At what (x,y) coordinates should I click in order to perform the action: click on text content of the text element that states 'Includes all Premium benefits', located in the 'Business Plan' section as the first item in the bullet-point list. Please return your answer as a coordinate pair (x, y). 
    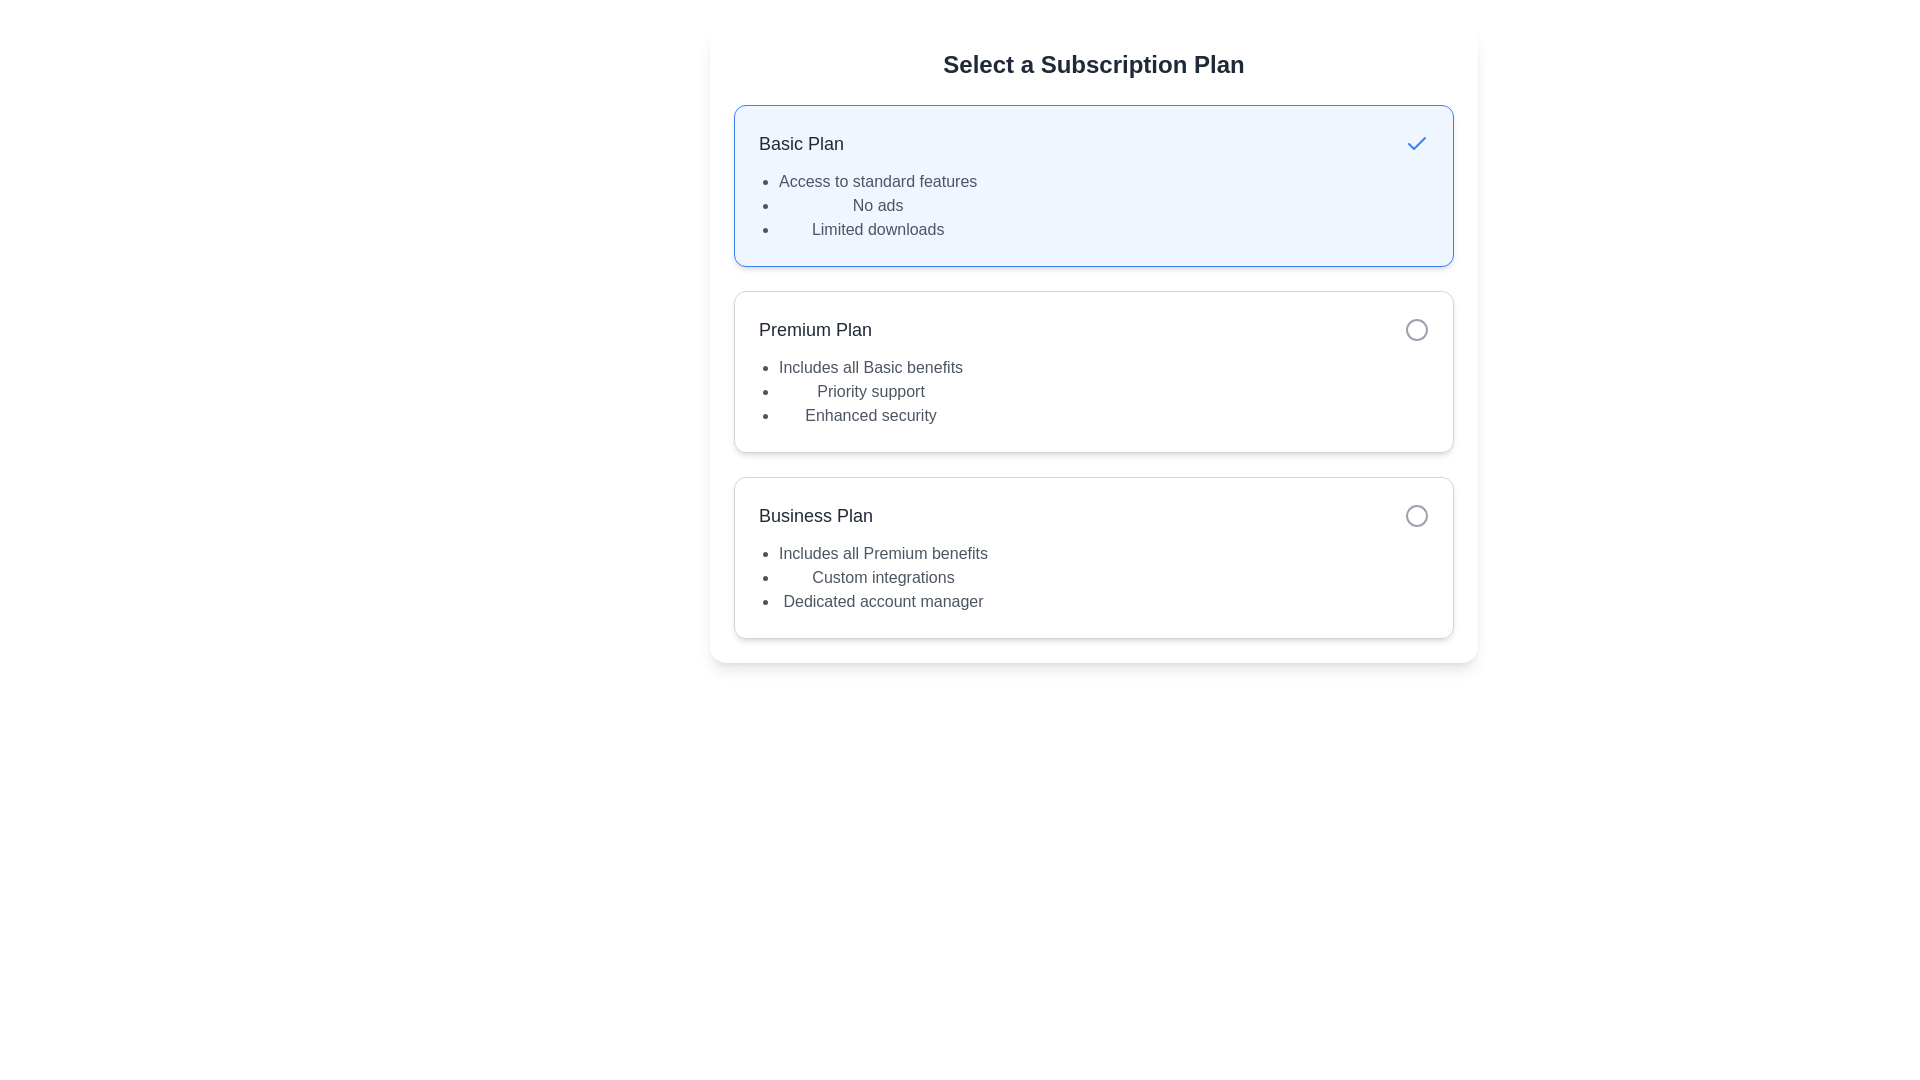
    Looking at the image, I should click on (882, 554).